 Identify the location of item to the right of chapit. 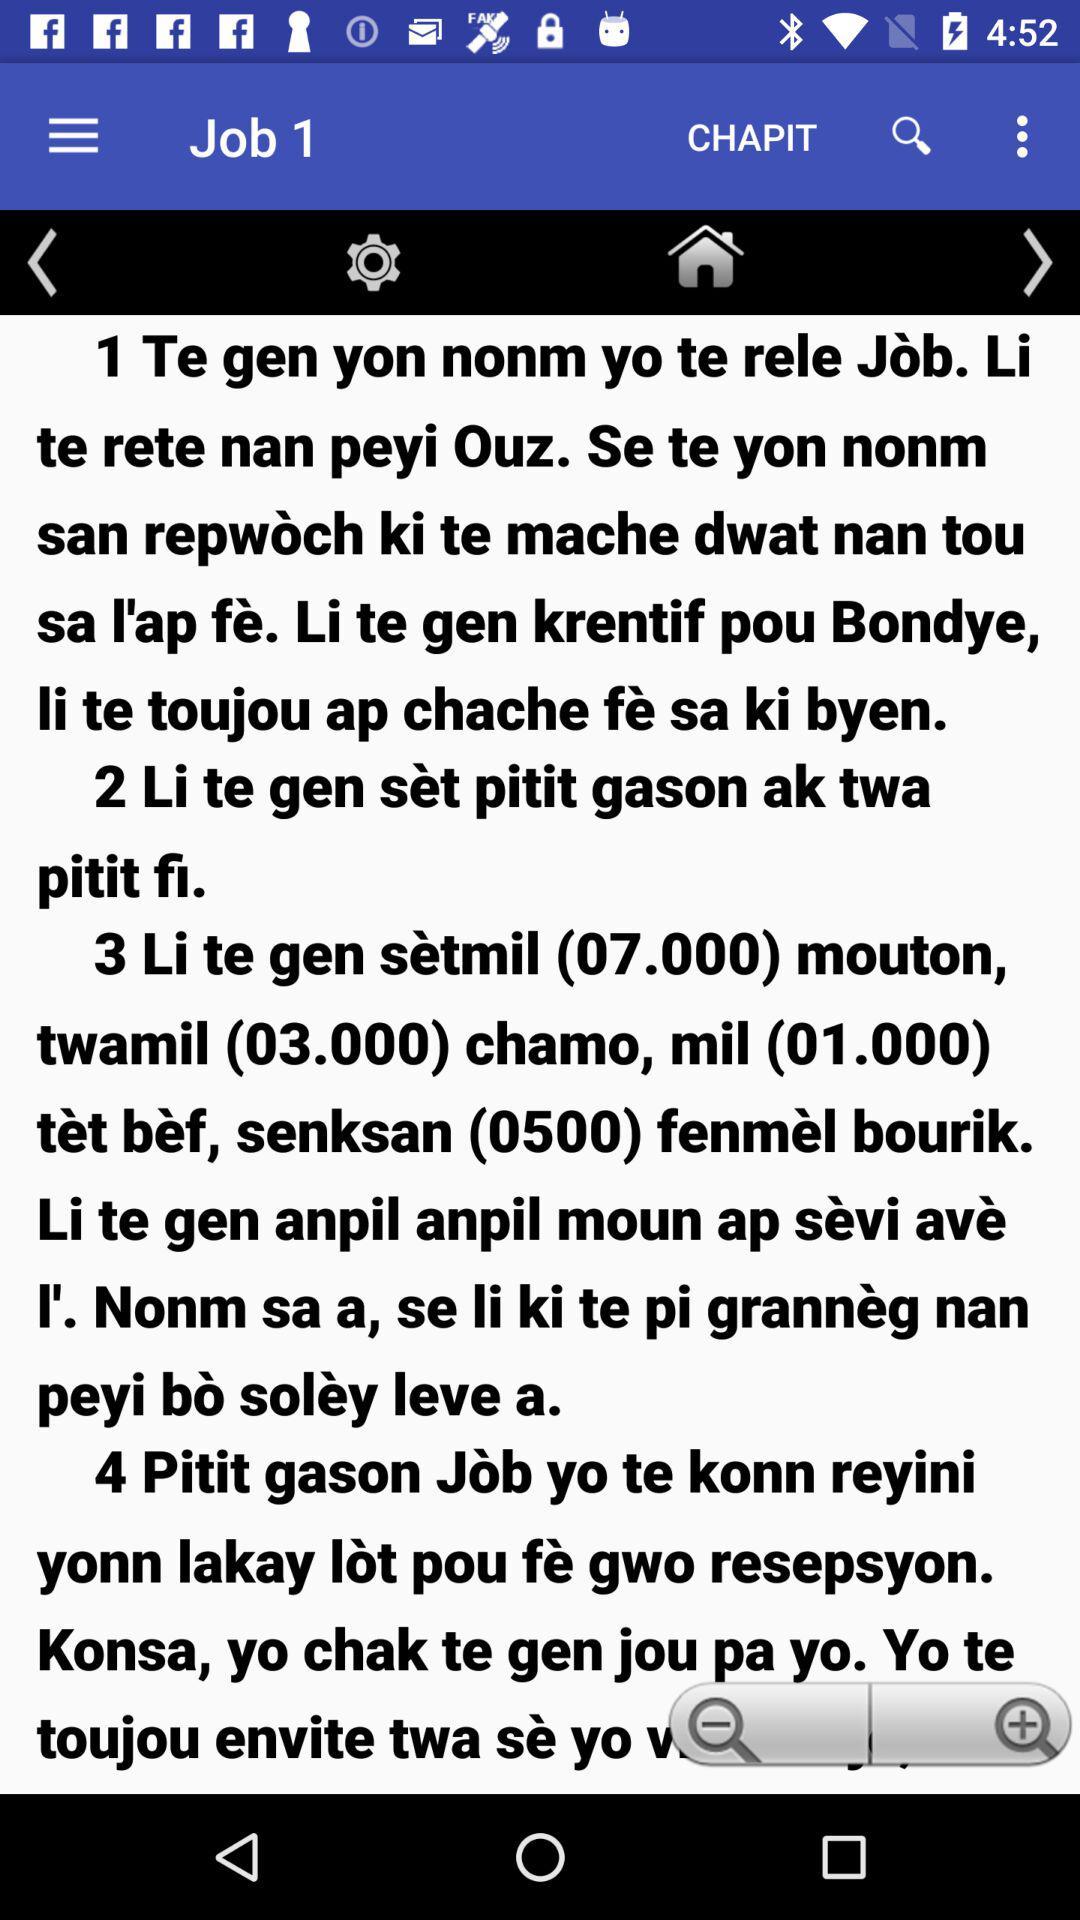
(911, 135).